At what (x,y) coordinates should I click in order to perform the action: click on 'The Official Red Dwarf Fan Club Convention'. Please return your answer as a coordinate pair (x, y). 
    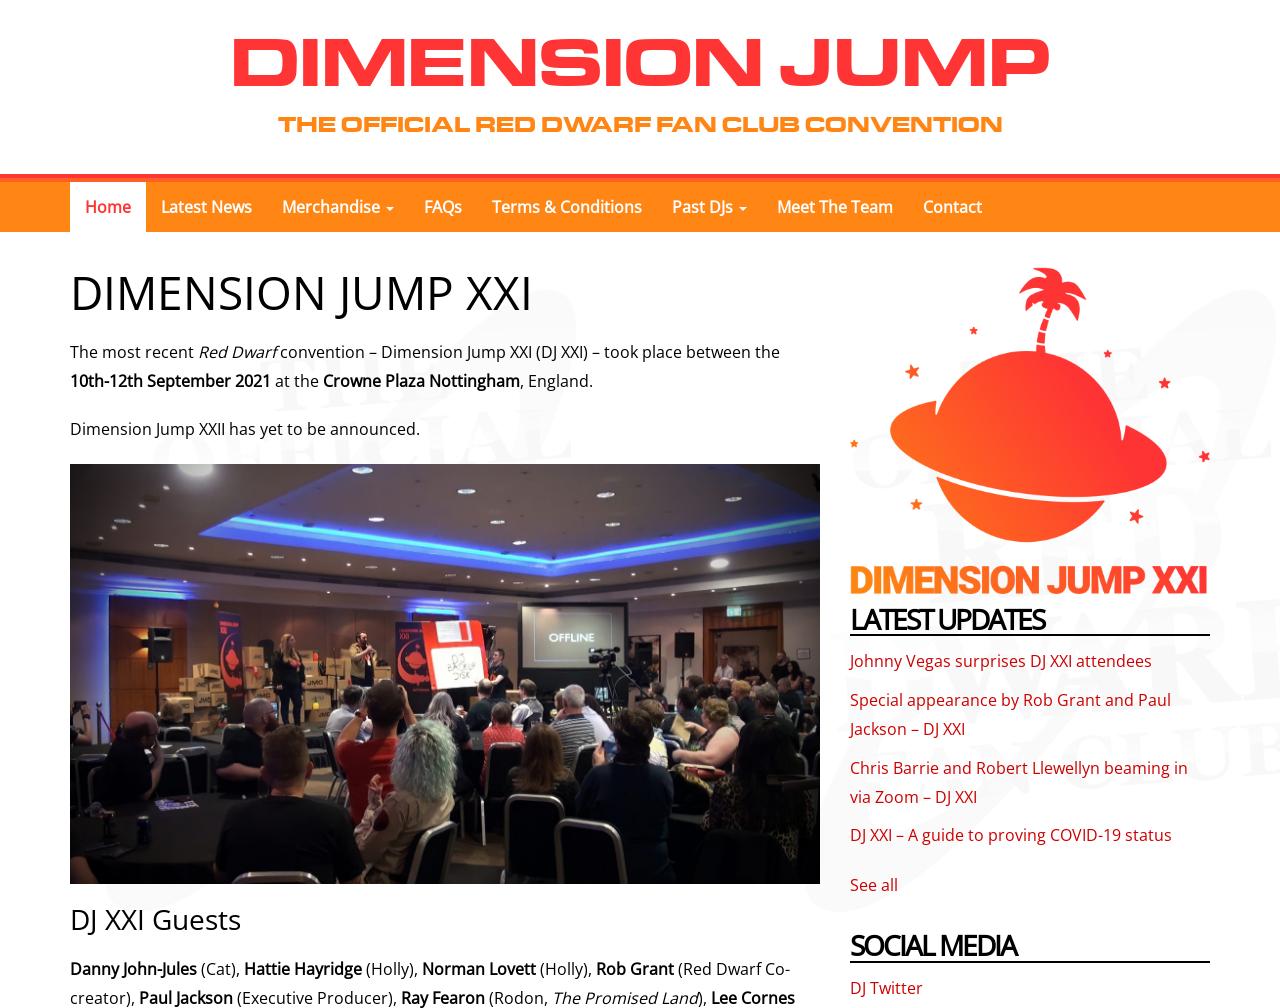
    Looking at the image, I should click on (638, 124).